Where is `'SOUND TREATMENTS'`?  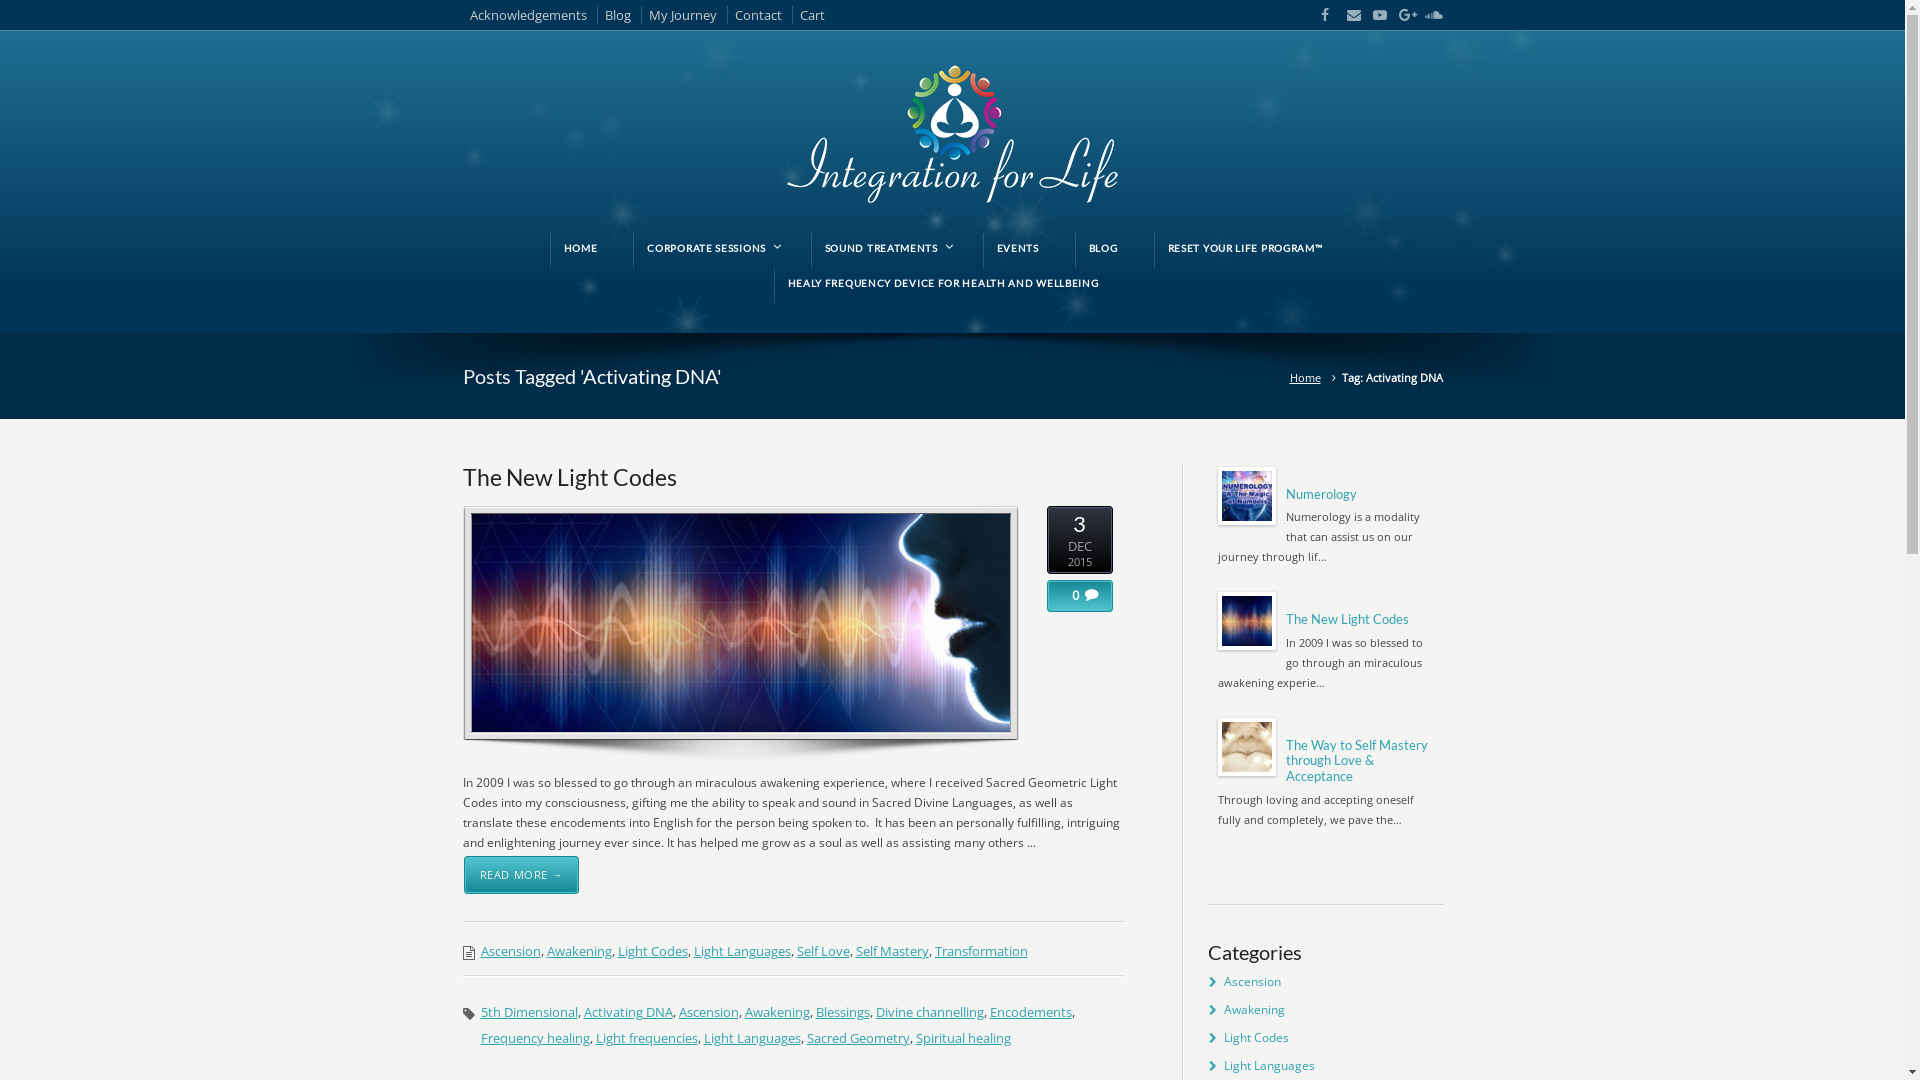
'SOUND TREATMENTS' is located at coordinates (885, 246).